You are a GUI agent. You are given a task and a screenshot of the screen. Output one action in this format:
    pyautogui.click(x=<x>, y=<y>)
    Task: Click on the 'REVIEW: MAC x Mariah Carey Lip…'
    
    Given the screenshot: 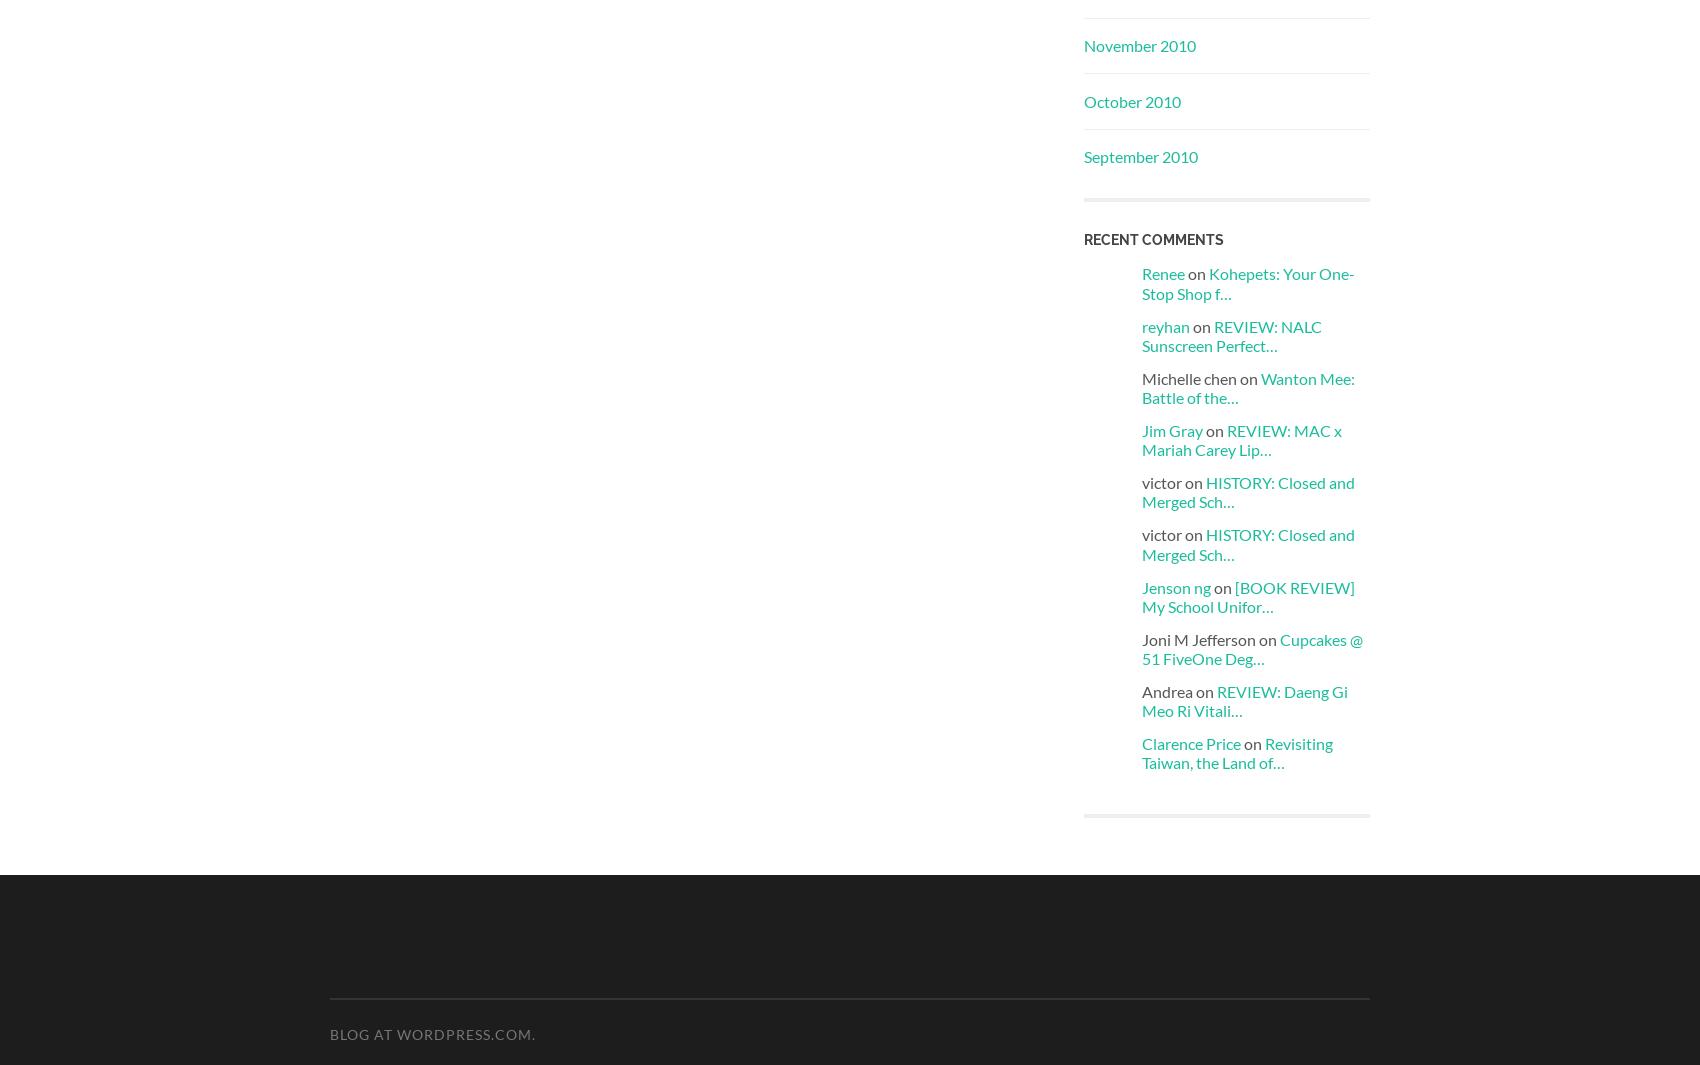 What is the action you would take?
    pyautogui.click(x=1142, y=438)
    